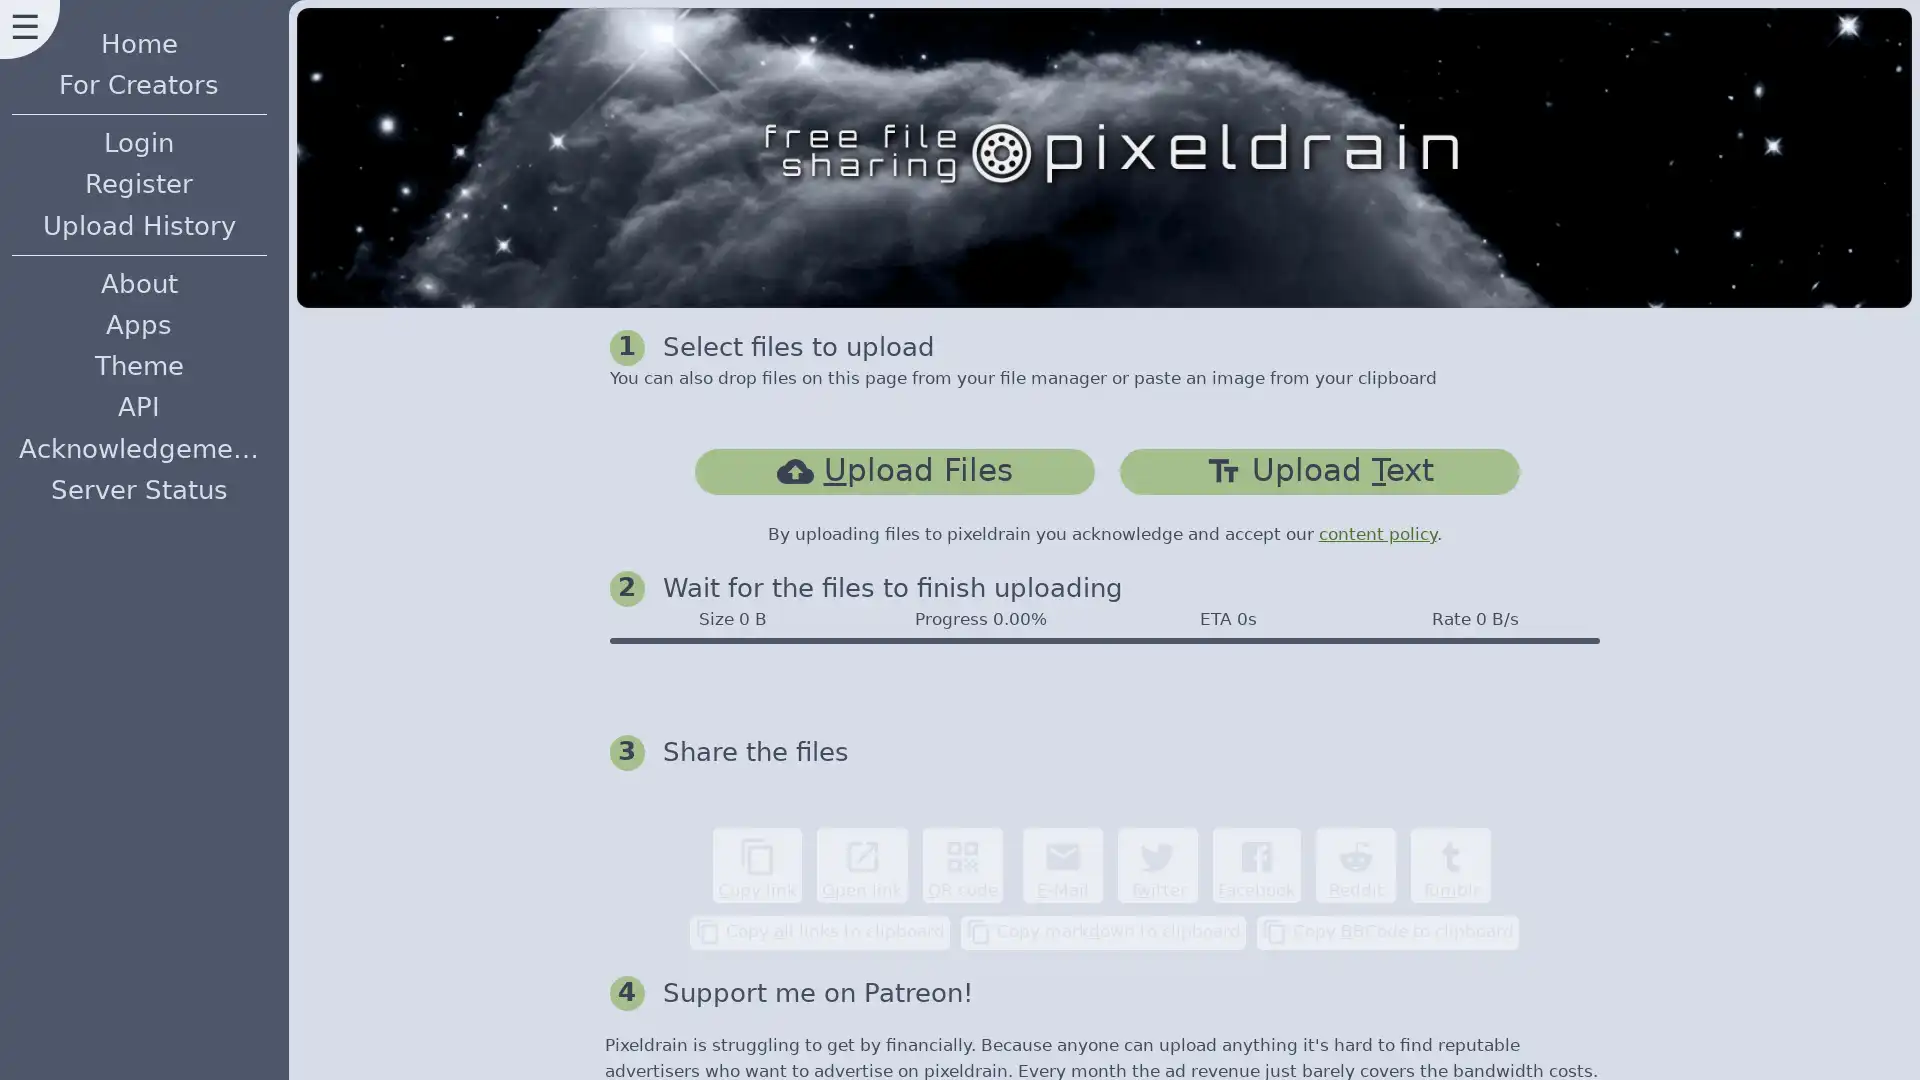 This screenshot has height=1080, width=1920. What do you see at coordinates (963, 864) in the screenshot?
I see `qr_code QR code` at bounding box center [963, 864].